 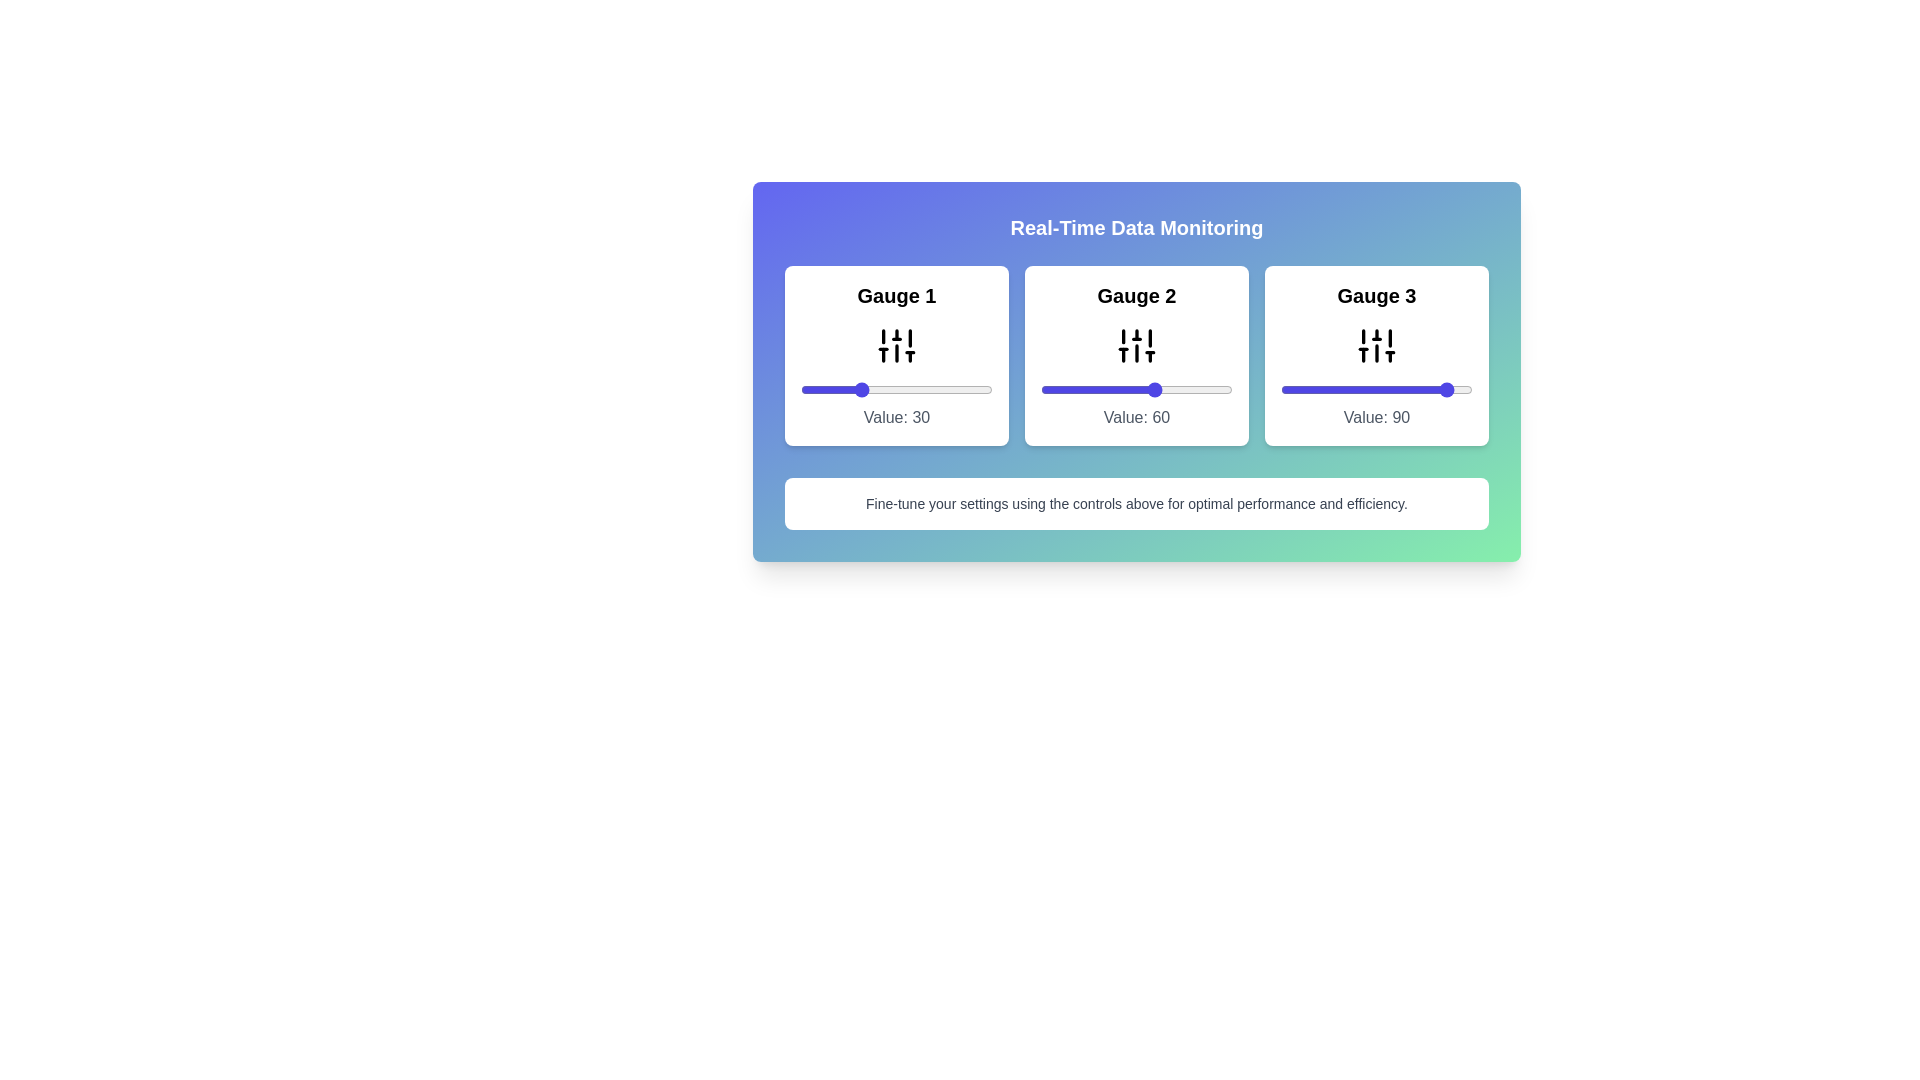 What do you see at coordinates (1376, 296) in the screenshot?
I see `the 'Gauge 3' text label displayed in bold, large font at the top of the rightmost card in a three-column grid` at bounding box center [1376, 296].